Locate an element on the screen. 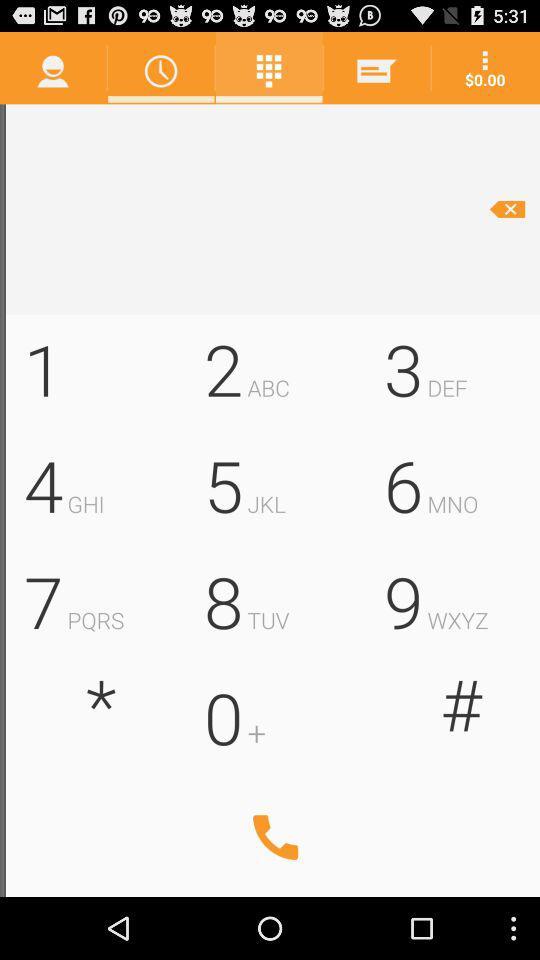 This screenshot has height=960, width=540. the minus icon is located at coordinates (504, 223).